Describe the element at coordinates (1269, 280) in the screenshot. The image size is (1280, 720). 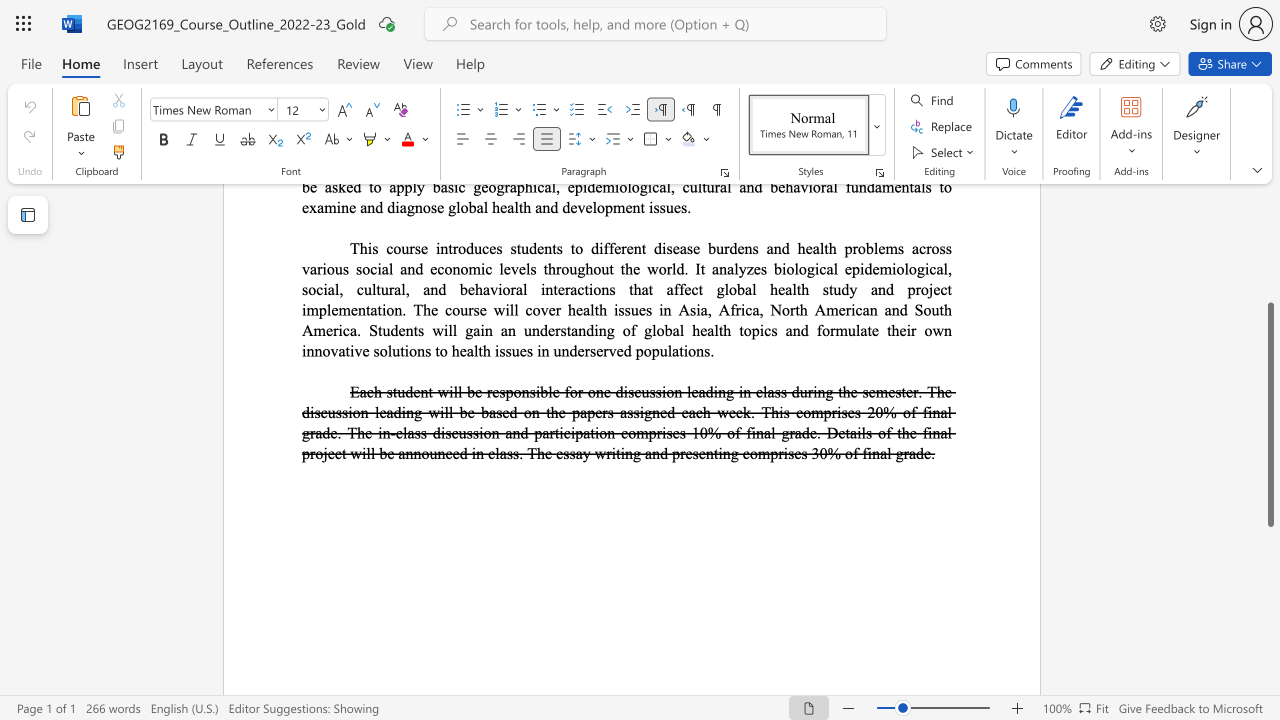
I see `the vertical scrollbar to raise the page content` at that location.